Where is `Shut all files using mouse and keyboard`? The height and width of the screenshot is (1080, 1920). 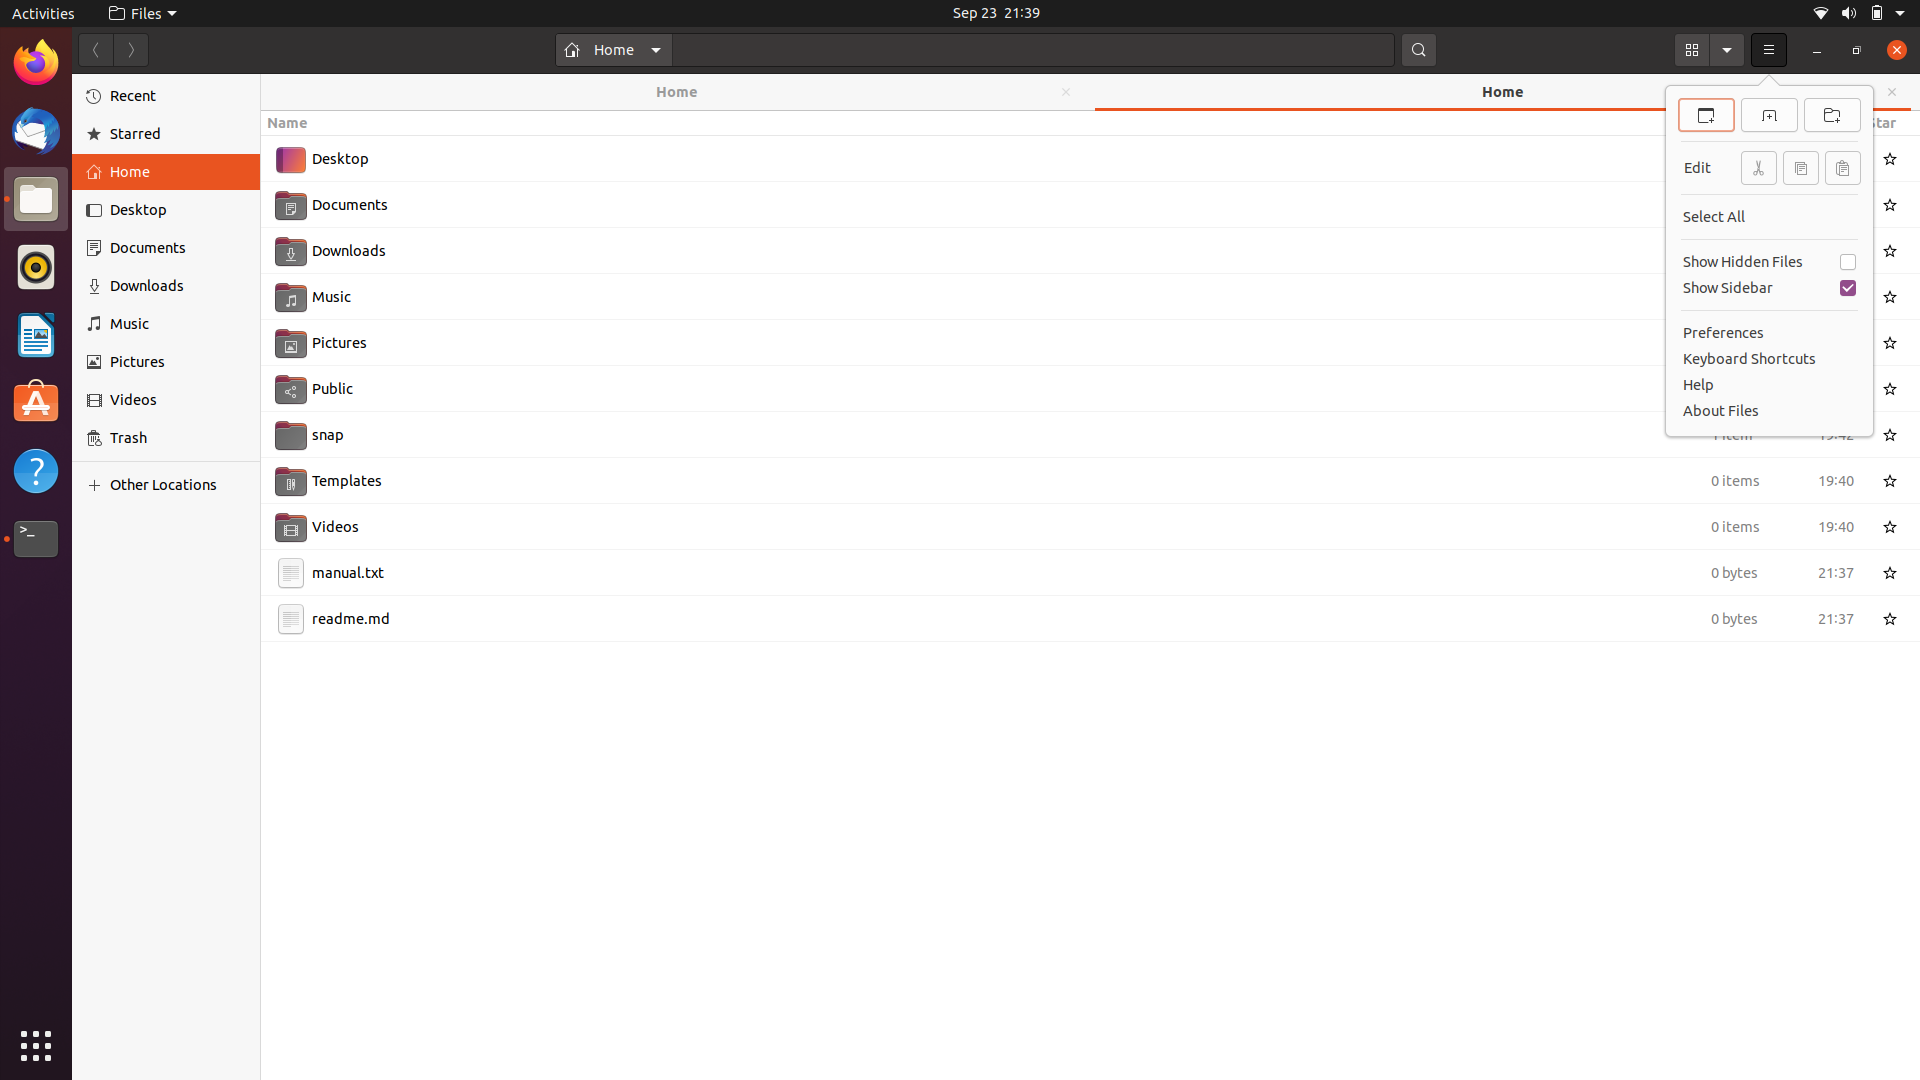 Shut all files using mouse and keyboard is located at coordinates (35, 199).